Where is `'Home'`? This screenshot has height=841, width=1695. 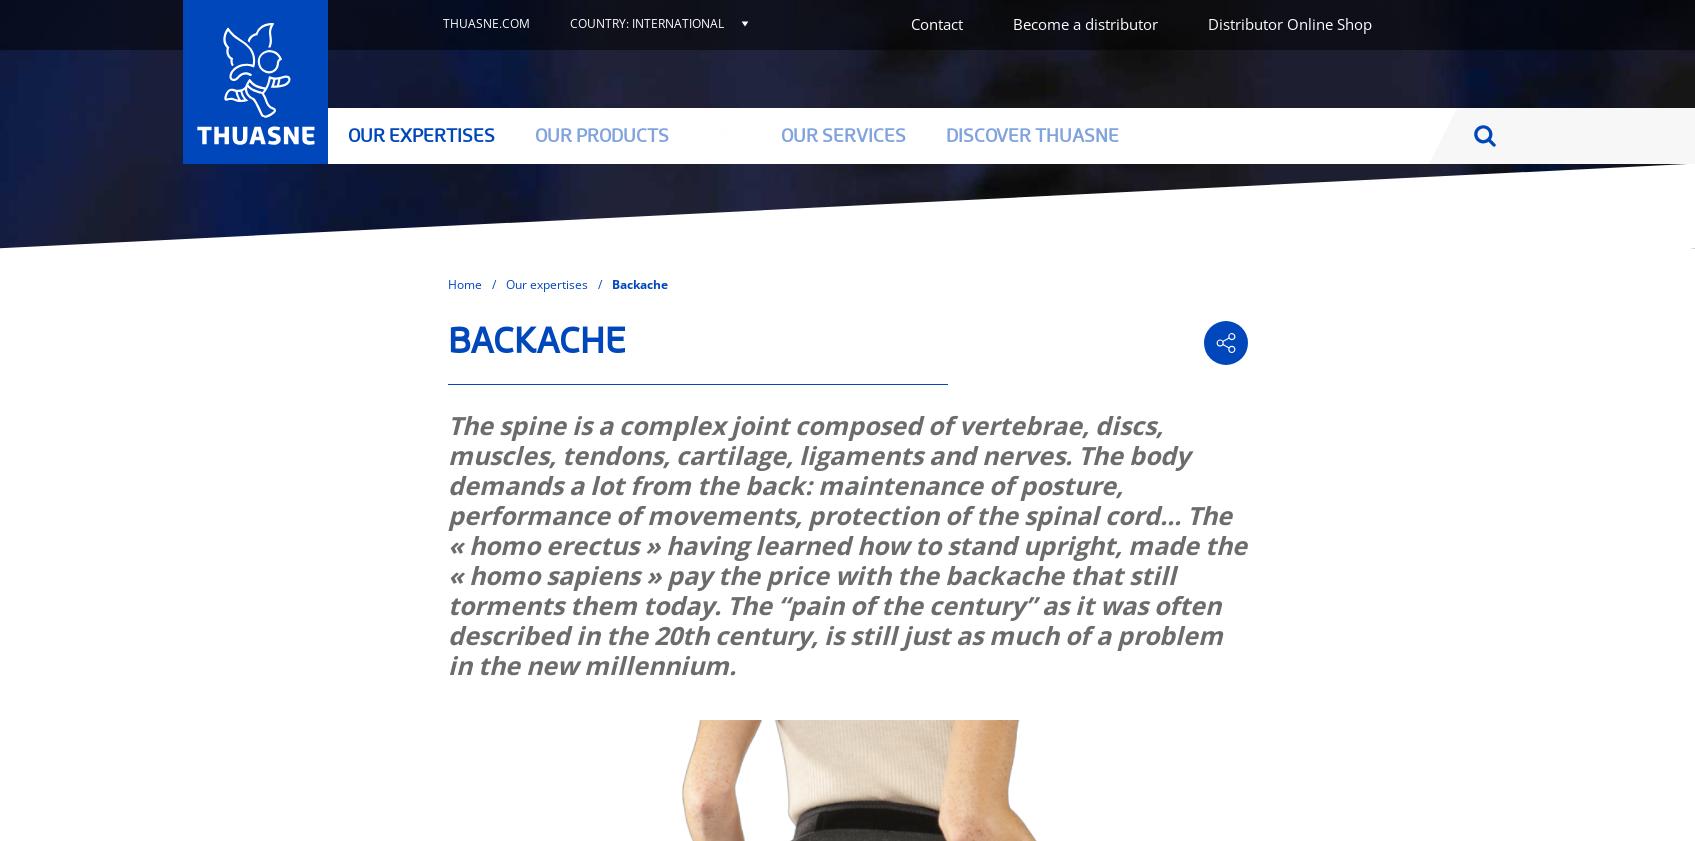 'Home' is located at coordinates (462, 282).